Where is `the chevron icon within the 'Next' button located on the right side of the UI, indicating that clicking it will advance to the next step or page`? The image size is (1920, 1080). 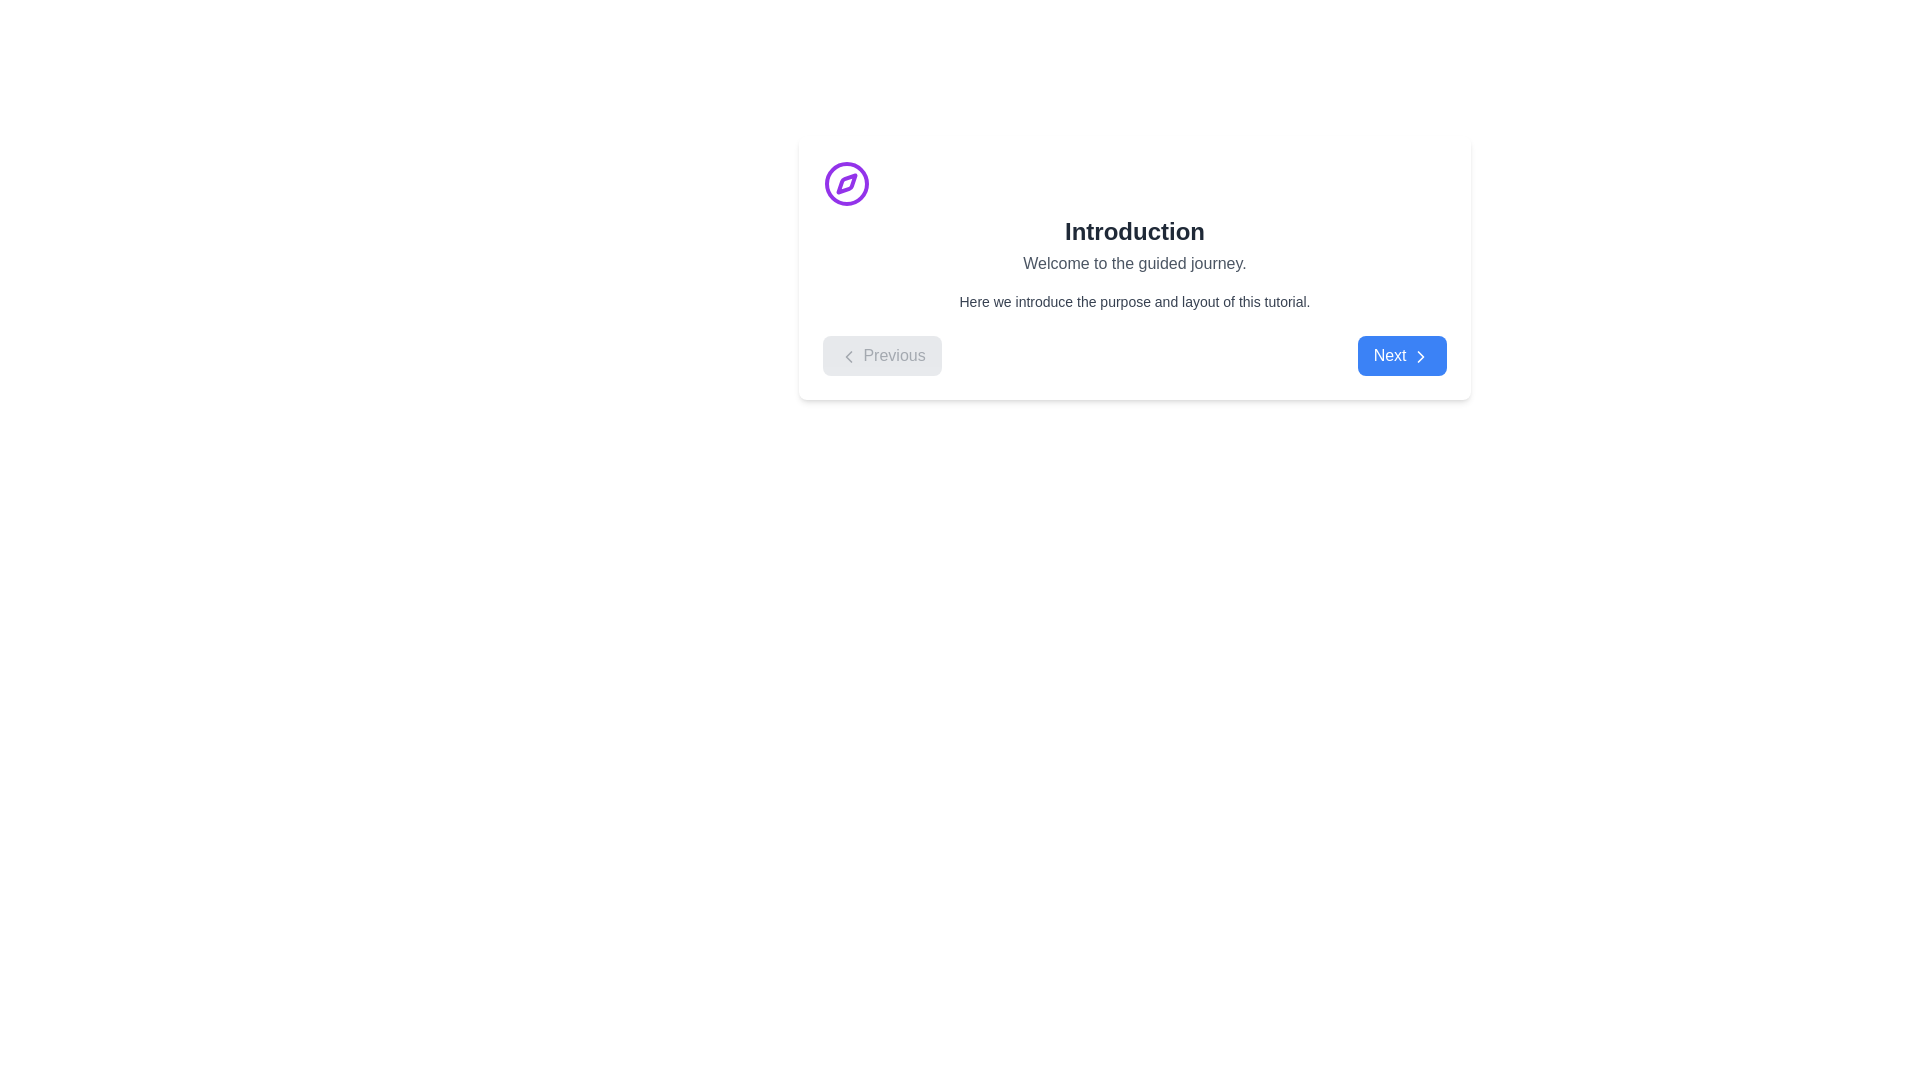 the chevron icon within the 'Next' button located on the right side of the UI, indicating that clicking it will advance to the next step or page is located at coordinates (1419, 354).